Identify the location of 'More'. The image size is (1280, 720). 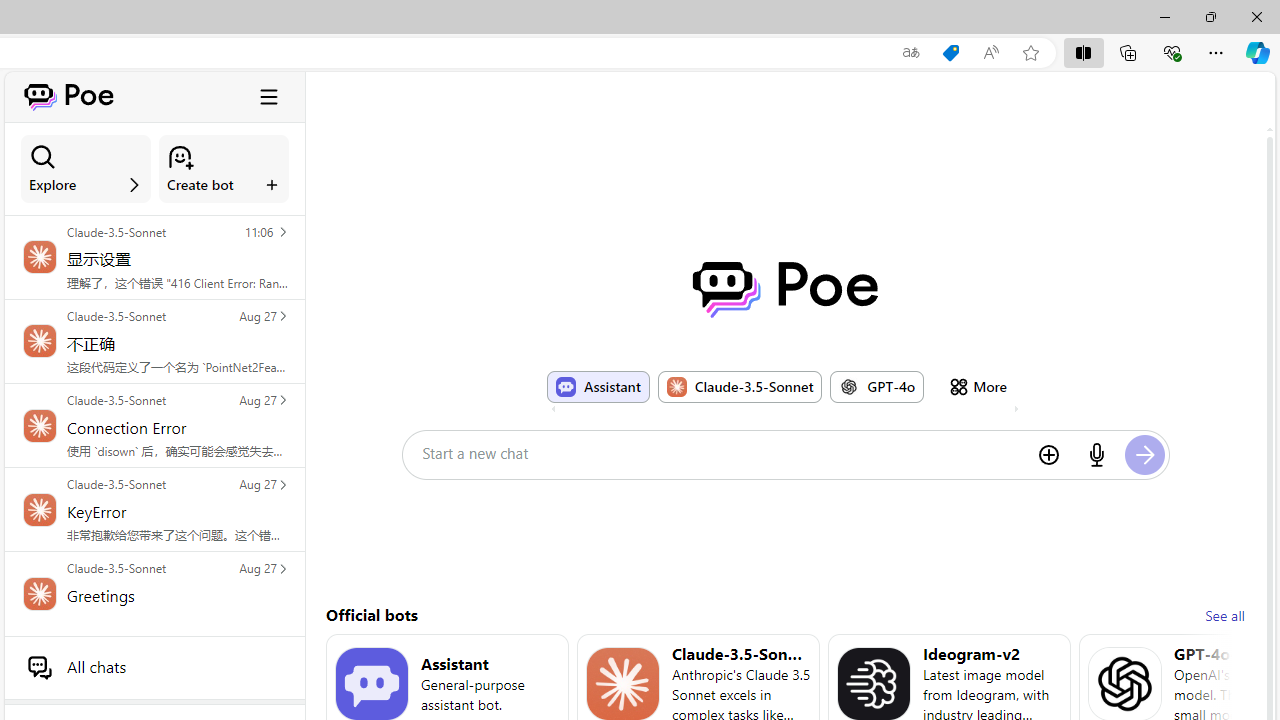
(977, 386).